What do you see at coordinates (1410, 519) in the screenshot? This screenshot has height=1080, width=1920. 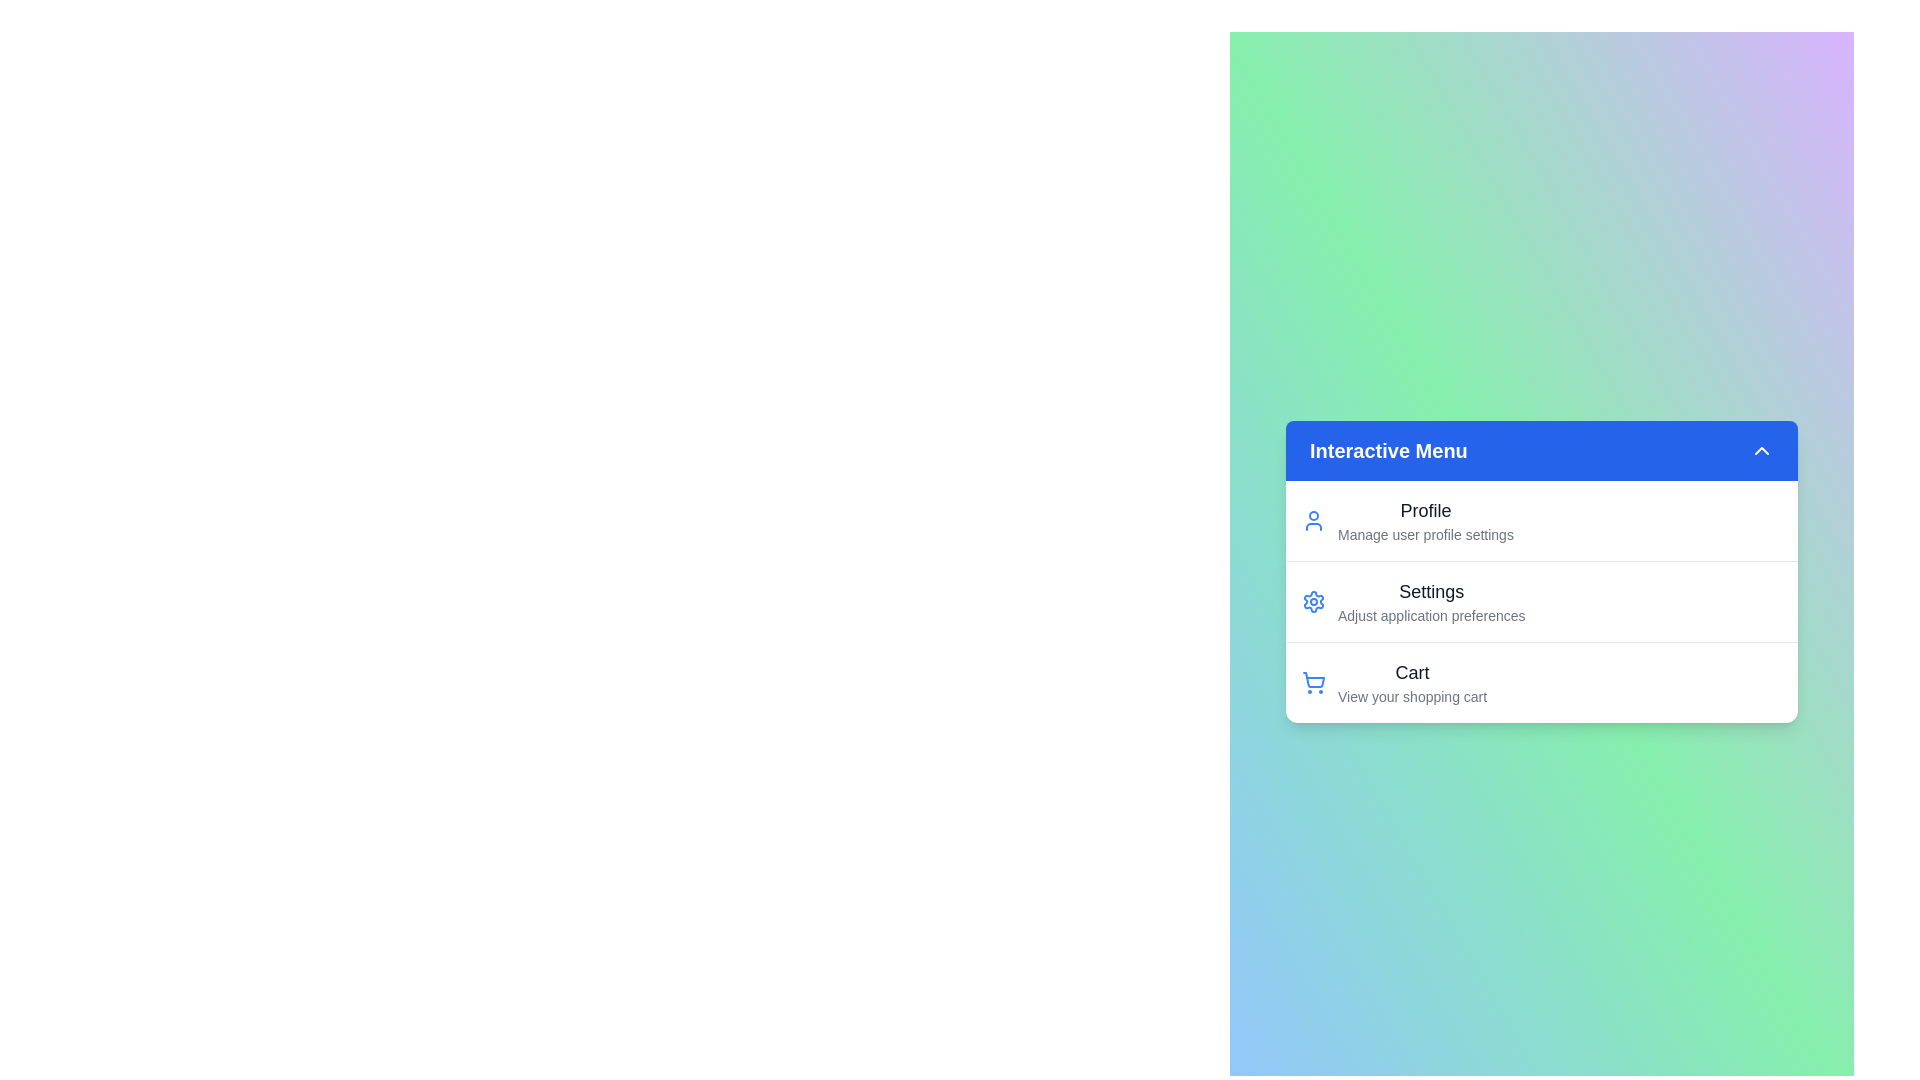 I see `the menu option Profile` at bounding box center [1410, 519].